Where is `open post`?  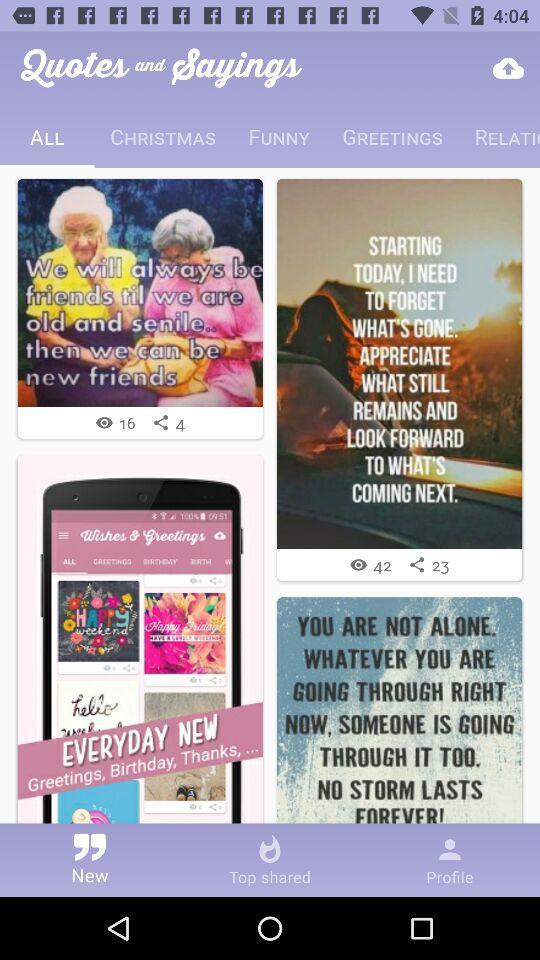 open post is located at coordinates (139, 291).